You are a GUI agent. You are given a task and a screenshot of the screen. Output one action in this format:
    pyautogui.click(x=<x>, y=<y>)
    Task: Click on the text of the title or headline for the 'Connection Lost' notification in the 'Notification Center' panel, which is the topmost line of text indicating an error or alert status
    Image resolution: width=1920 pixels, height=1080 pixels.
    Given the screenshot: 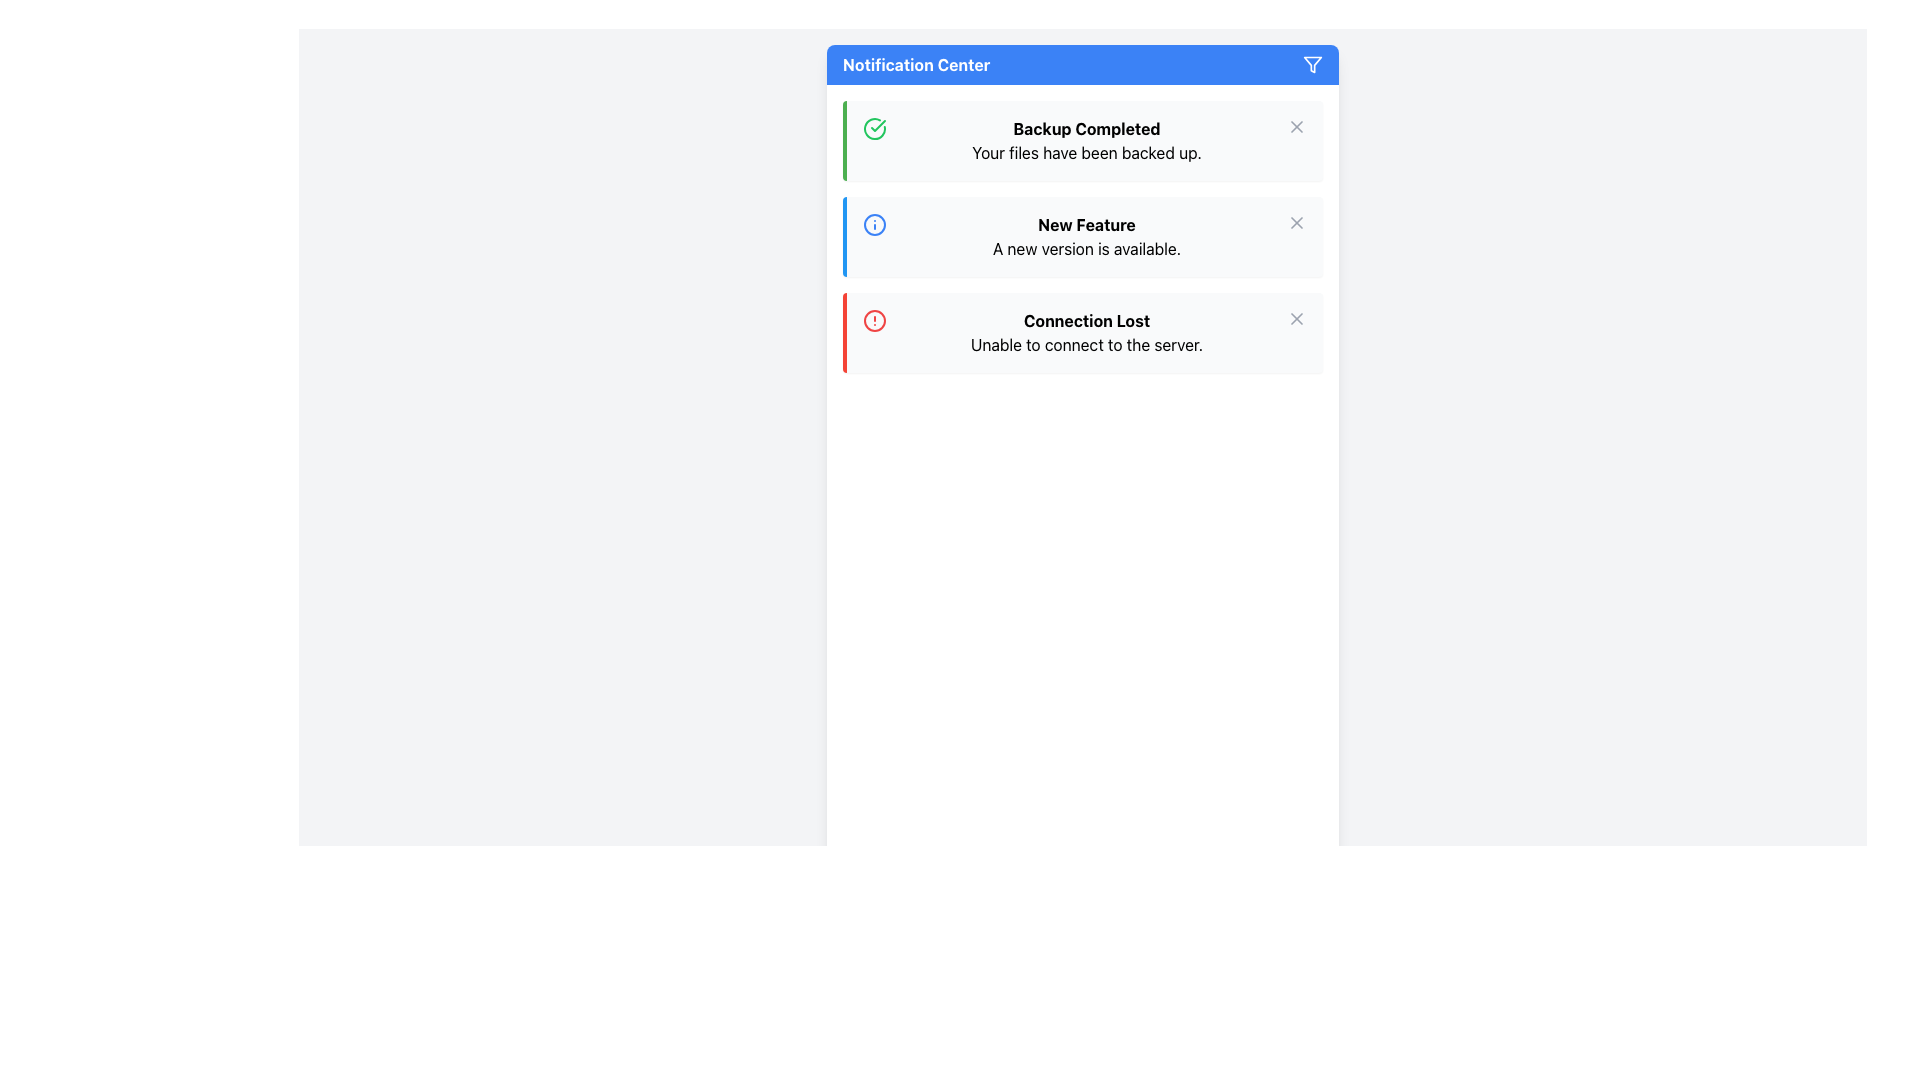 What is the action you would take?
    pyautogui.click(x=1085, y=319)
    